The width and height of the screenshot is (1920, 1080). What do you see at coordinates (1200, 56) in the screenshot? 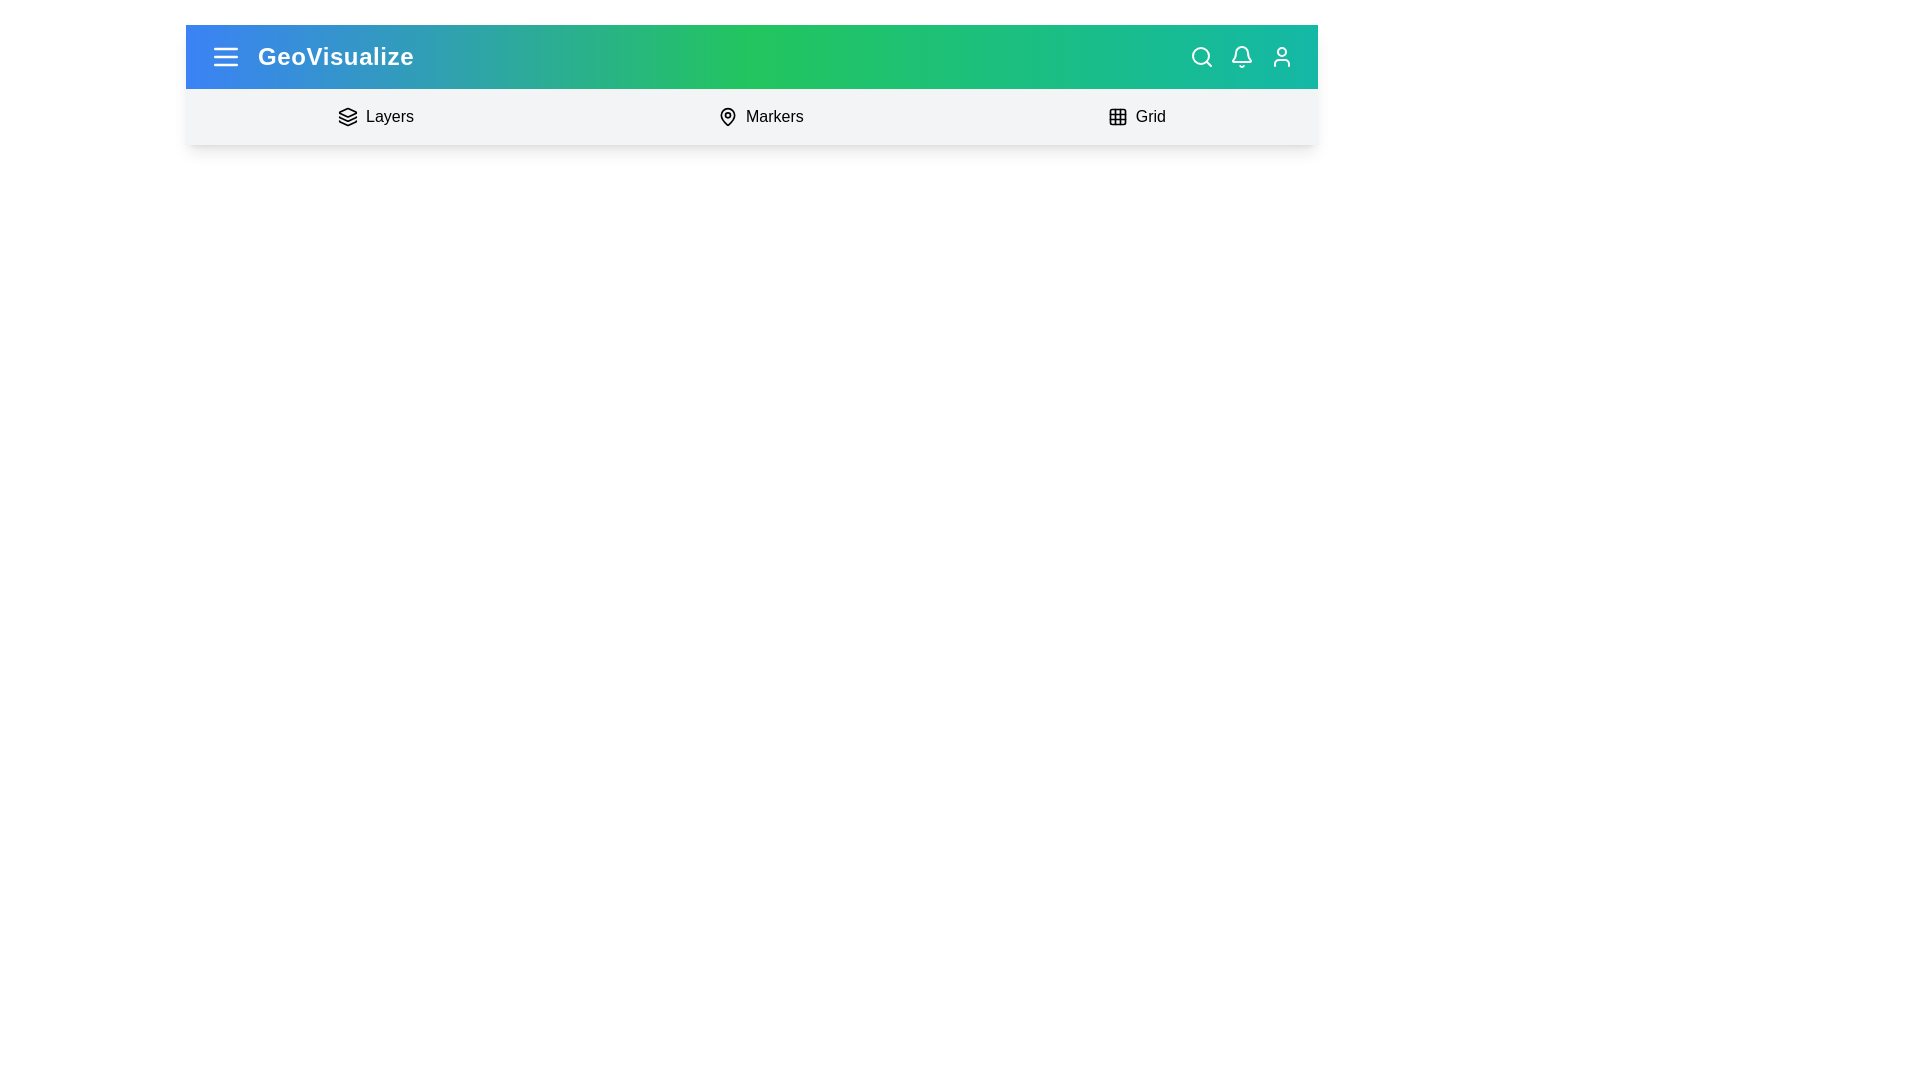
I see `the search icon to open the search panel` at bounding box center [1200, 56].